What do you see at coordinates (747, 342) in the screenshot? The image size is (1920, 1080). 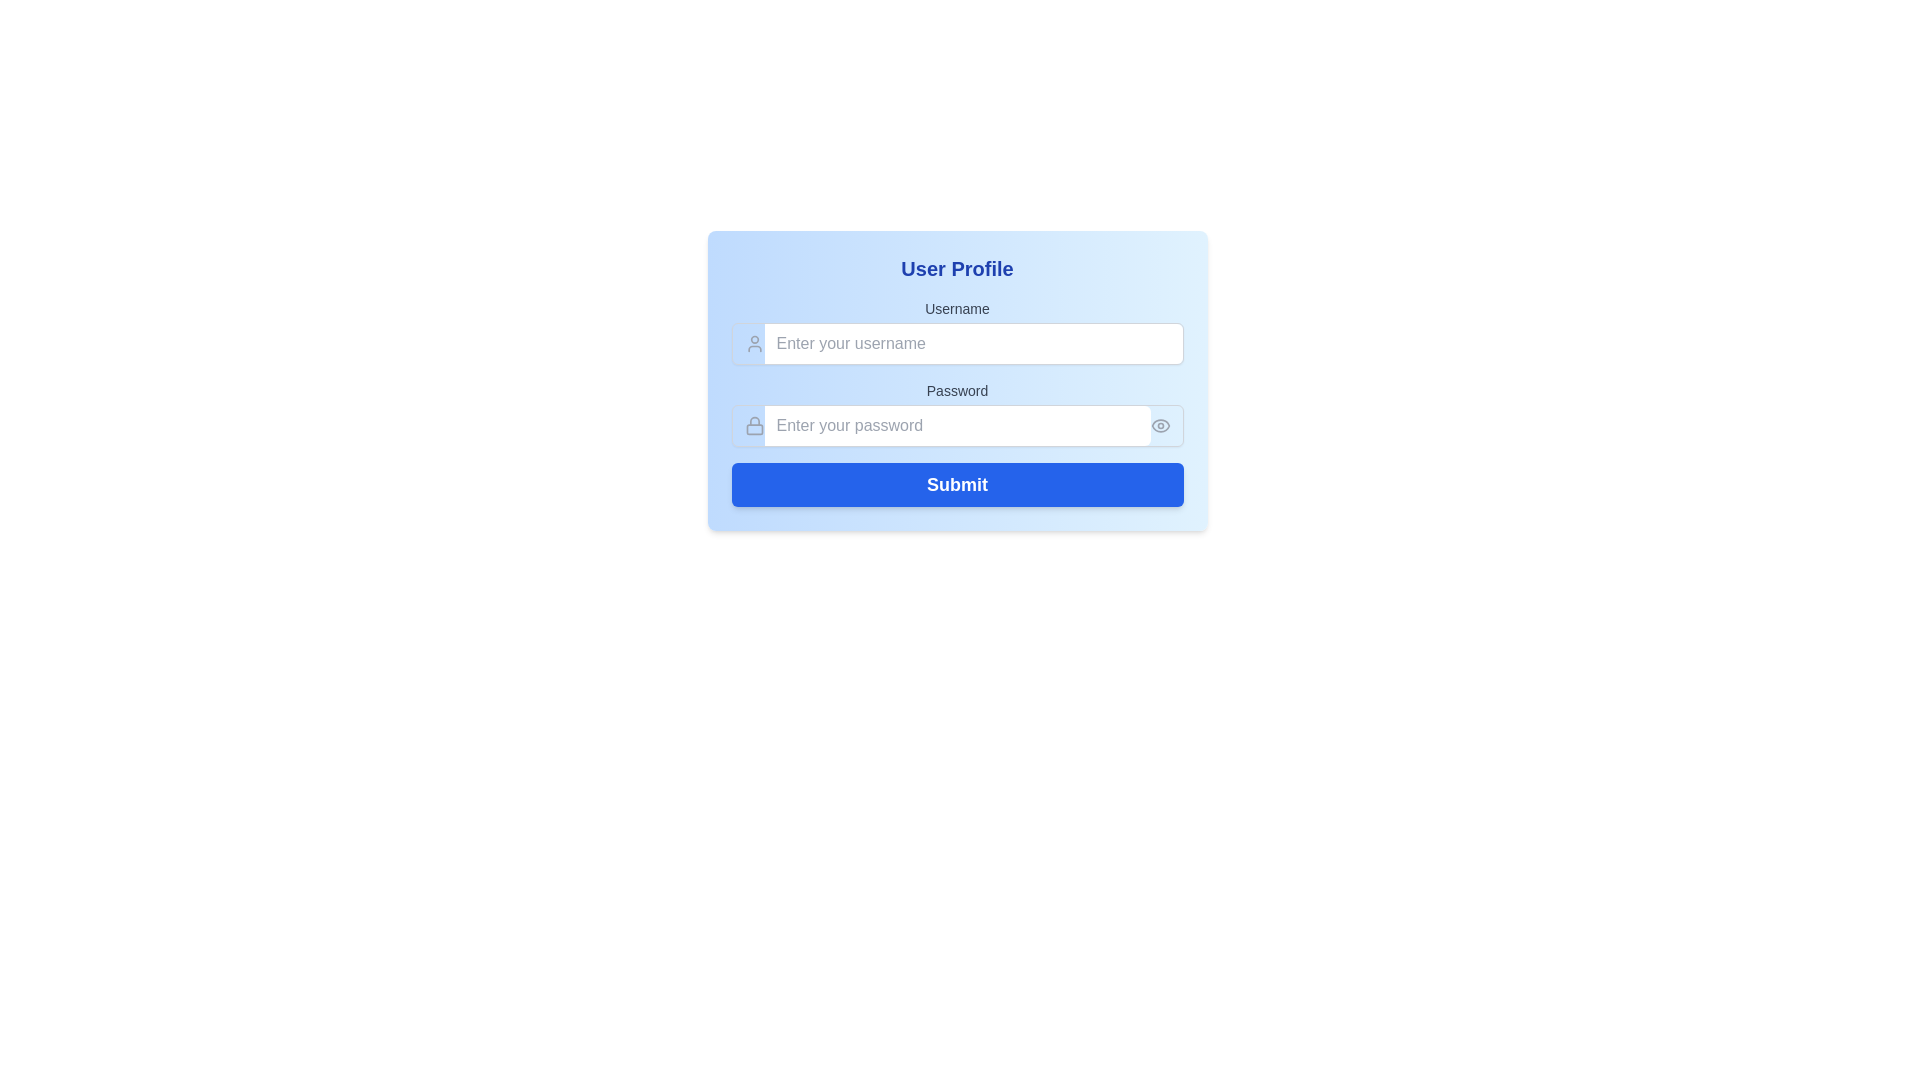 I see `the user icon, a simplistic line-drawn human figure in gray, located left of the 'Enter your username' text input box` at bounding box center [747, 342].